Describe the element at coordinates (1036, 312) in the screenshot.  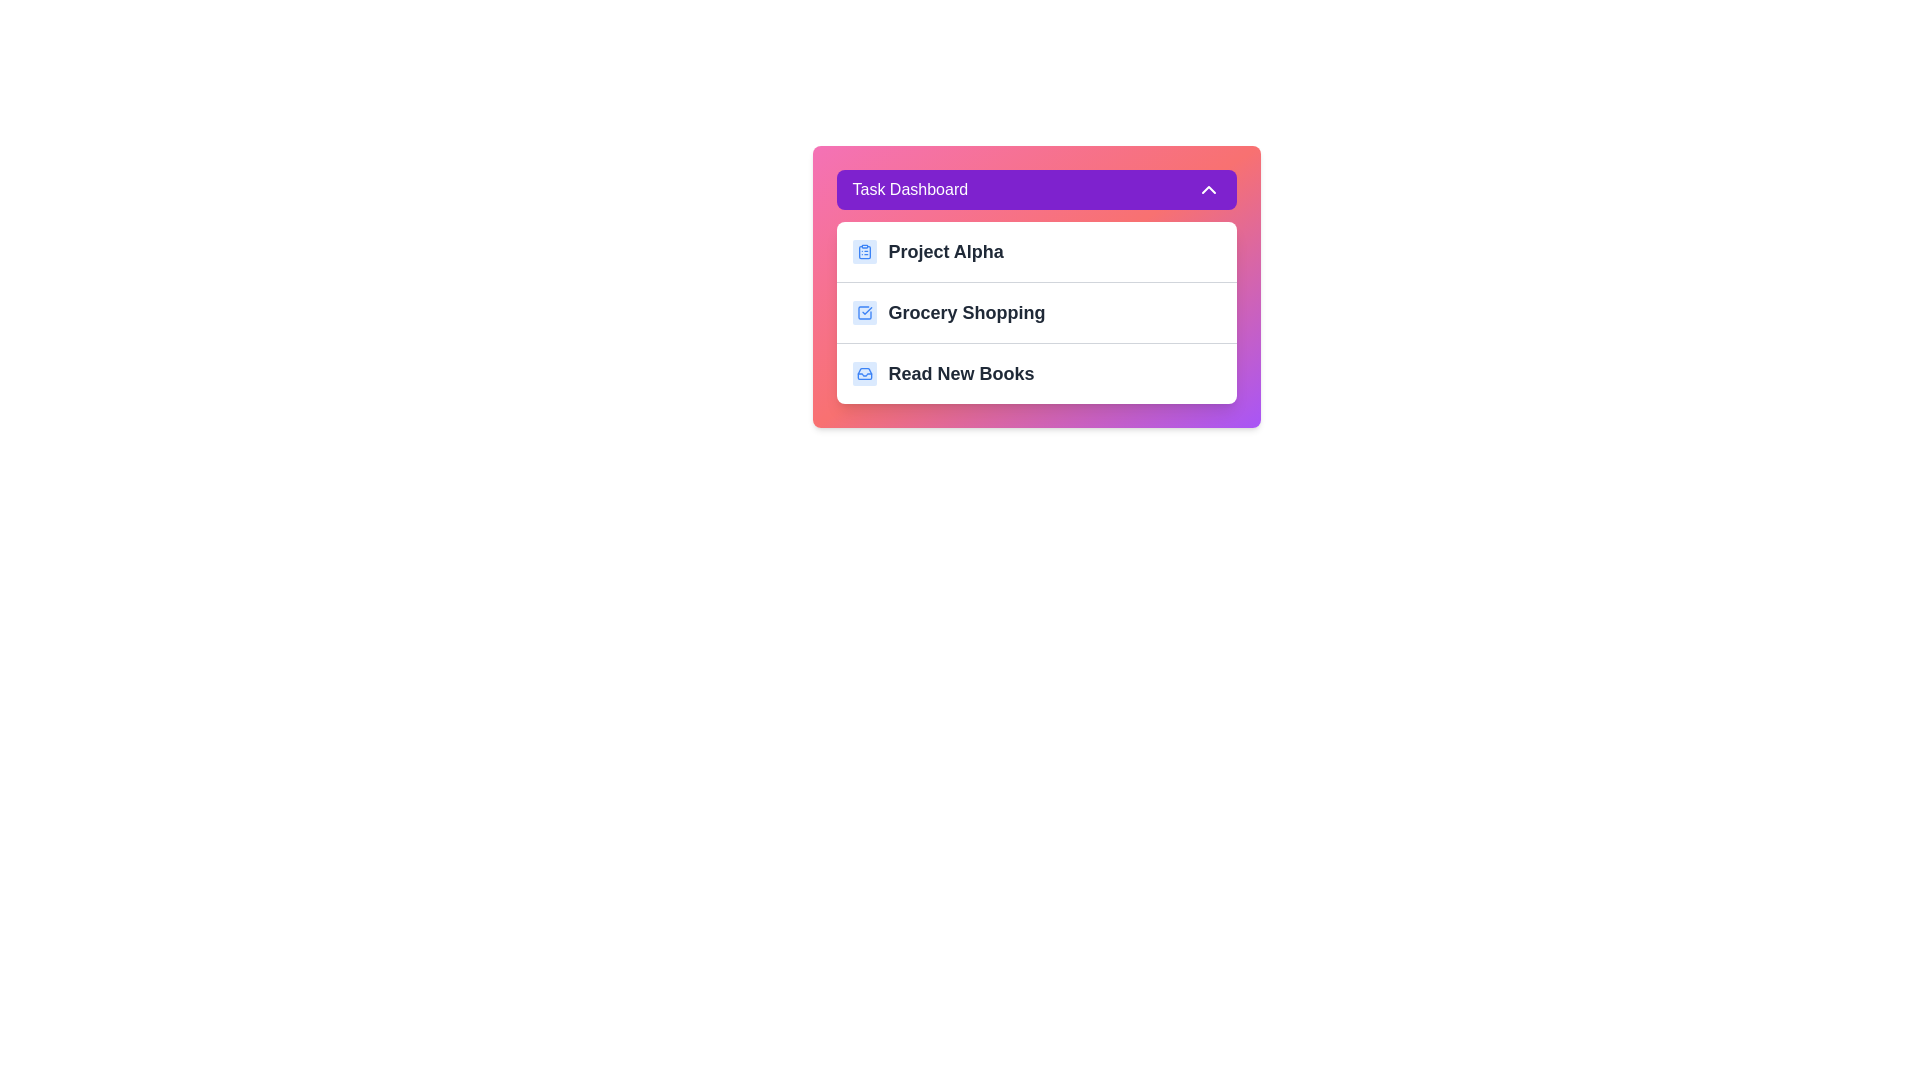
I see `on the 'Grocery Shopping' list item, which features a bold label and a blue checkmark icon` at that location.